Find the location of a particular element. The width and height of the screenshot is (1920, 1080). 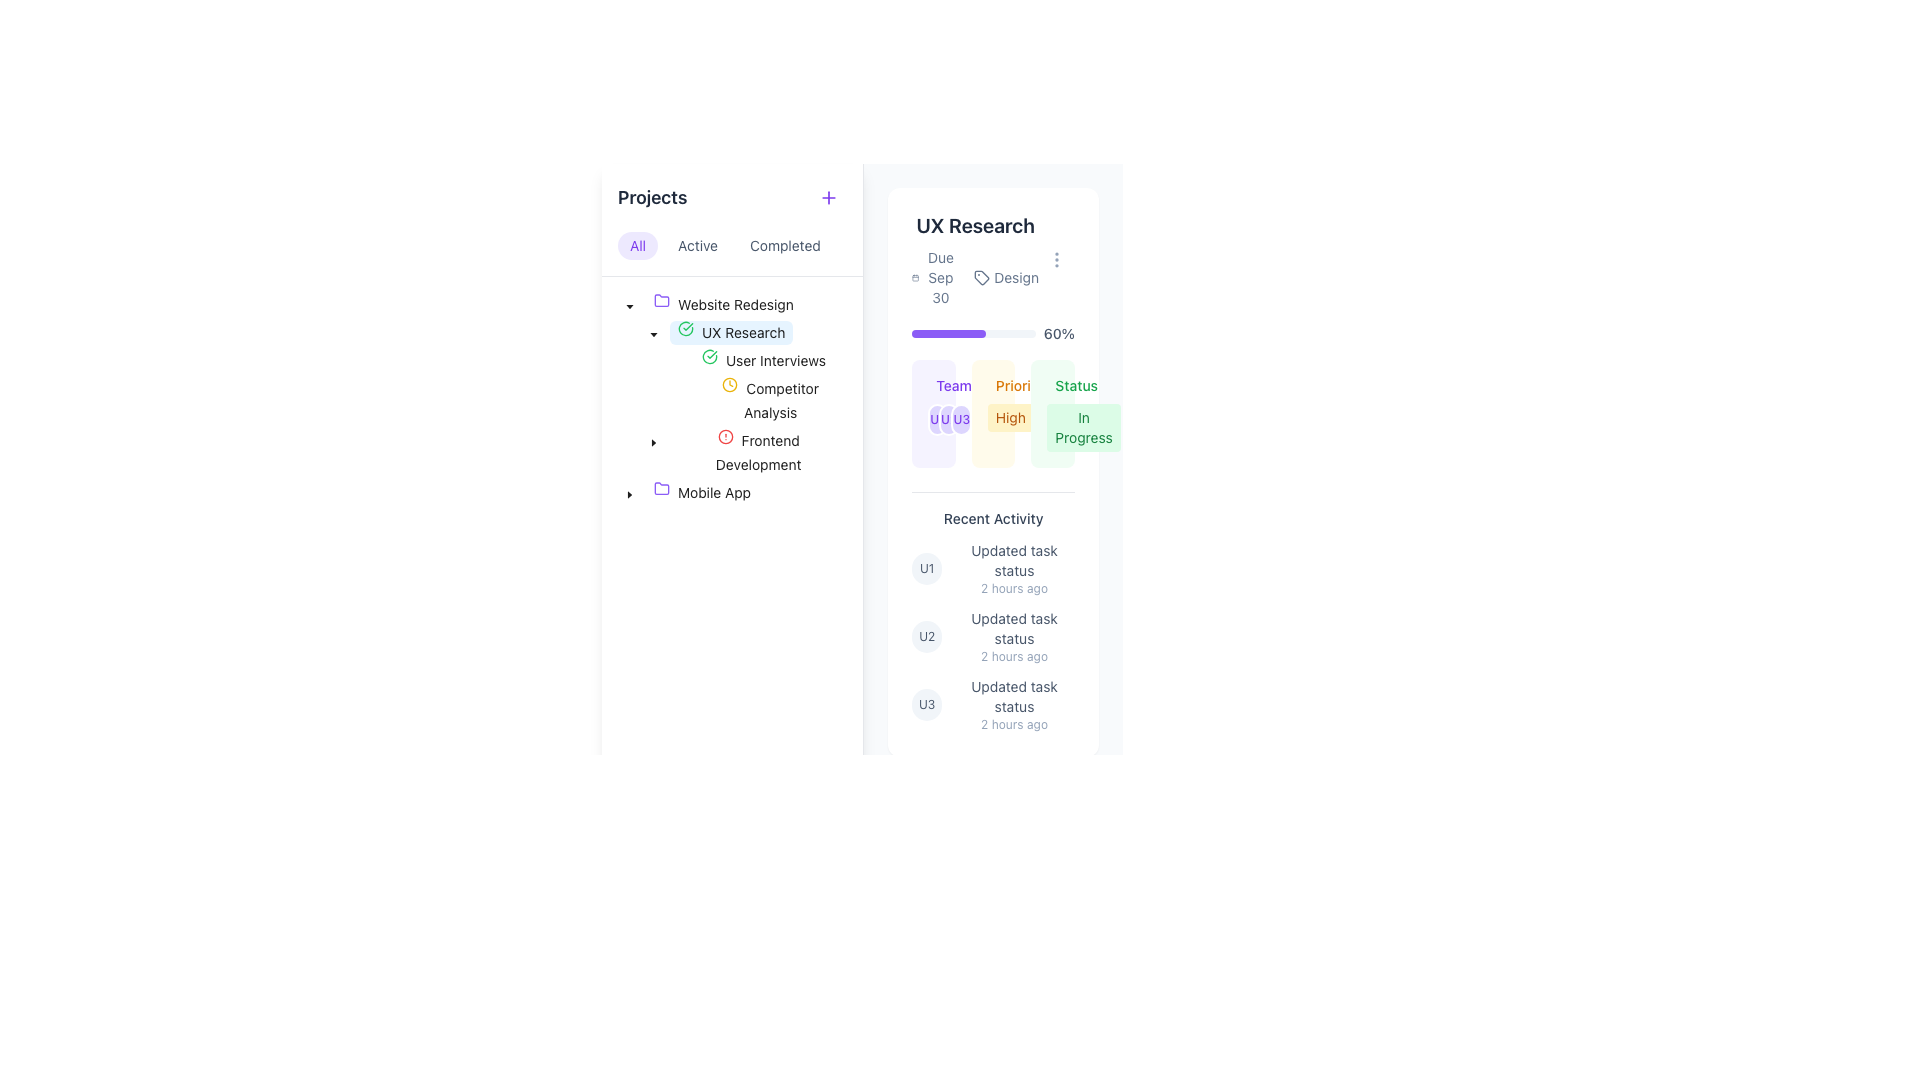

the avatar or text of the activity log entry indicating that user 'U2' updated the task status two hours ago, located in the 'Recent Activity' section as the second entry in the vertical list is located at coordinates (993, 636).